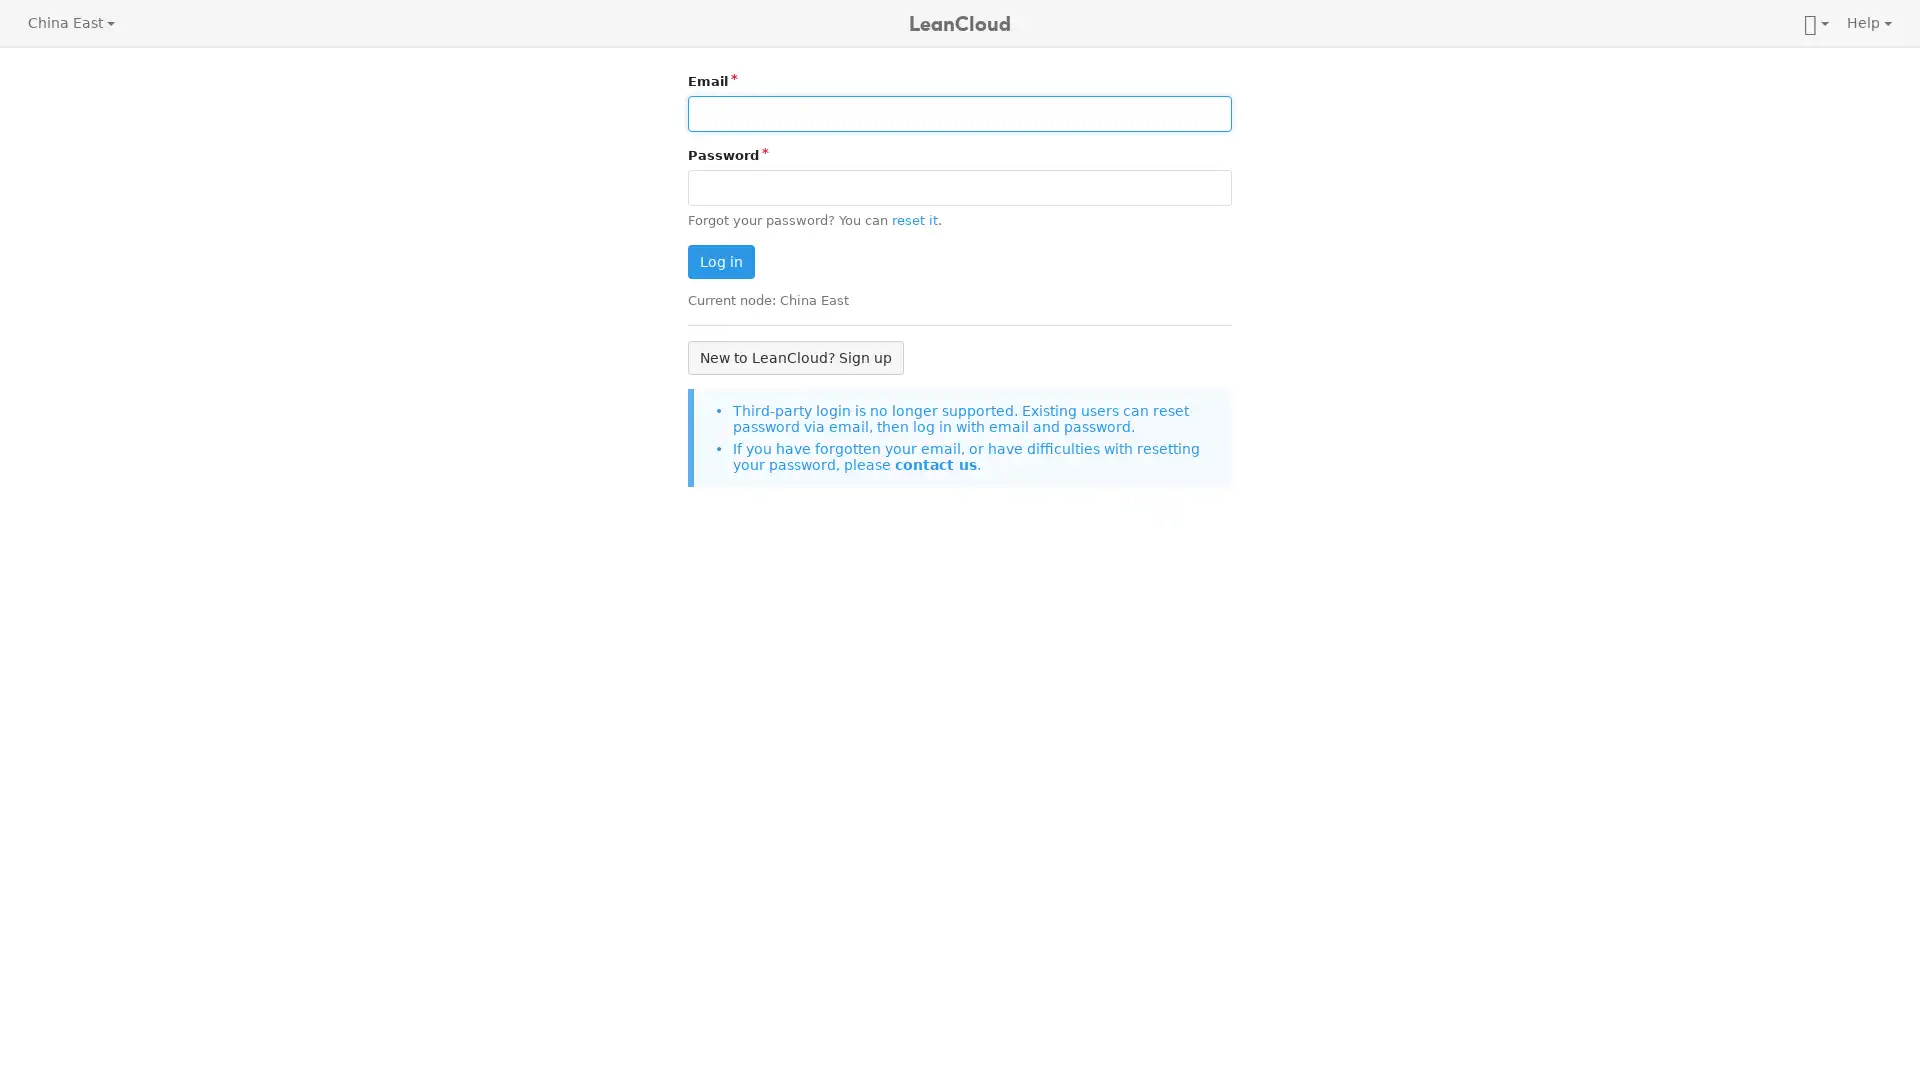  I want to click on Log in, so click(720, 261).